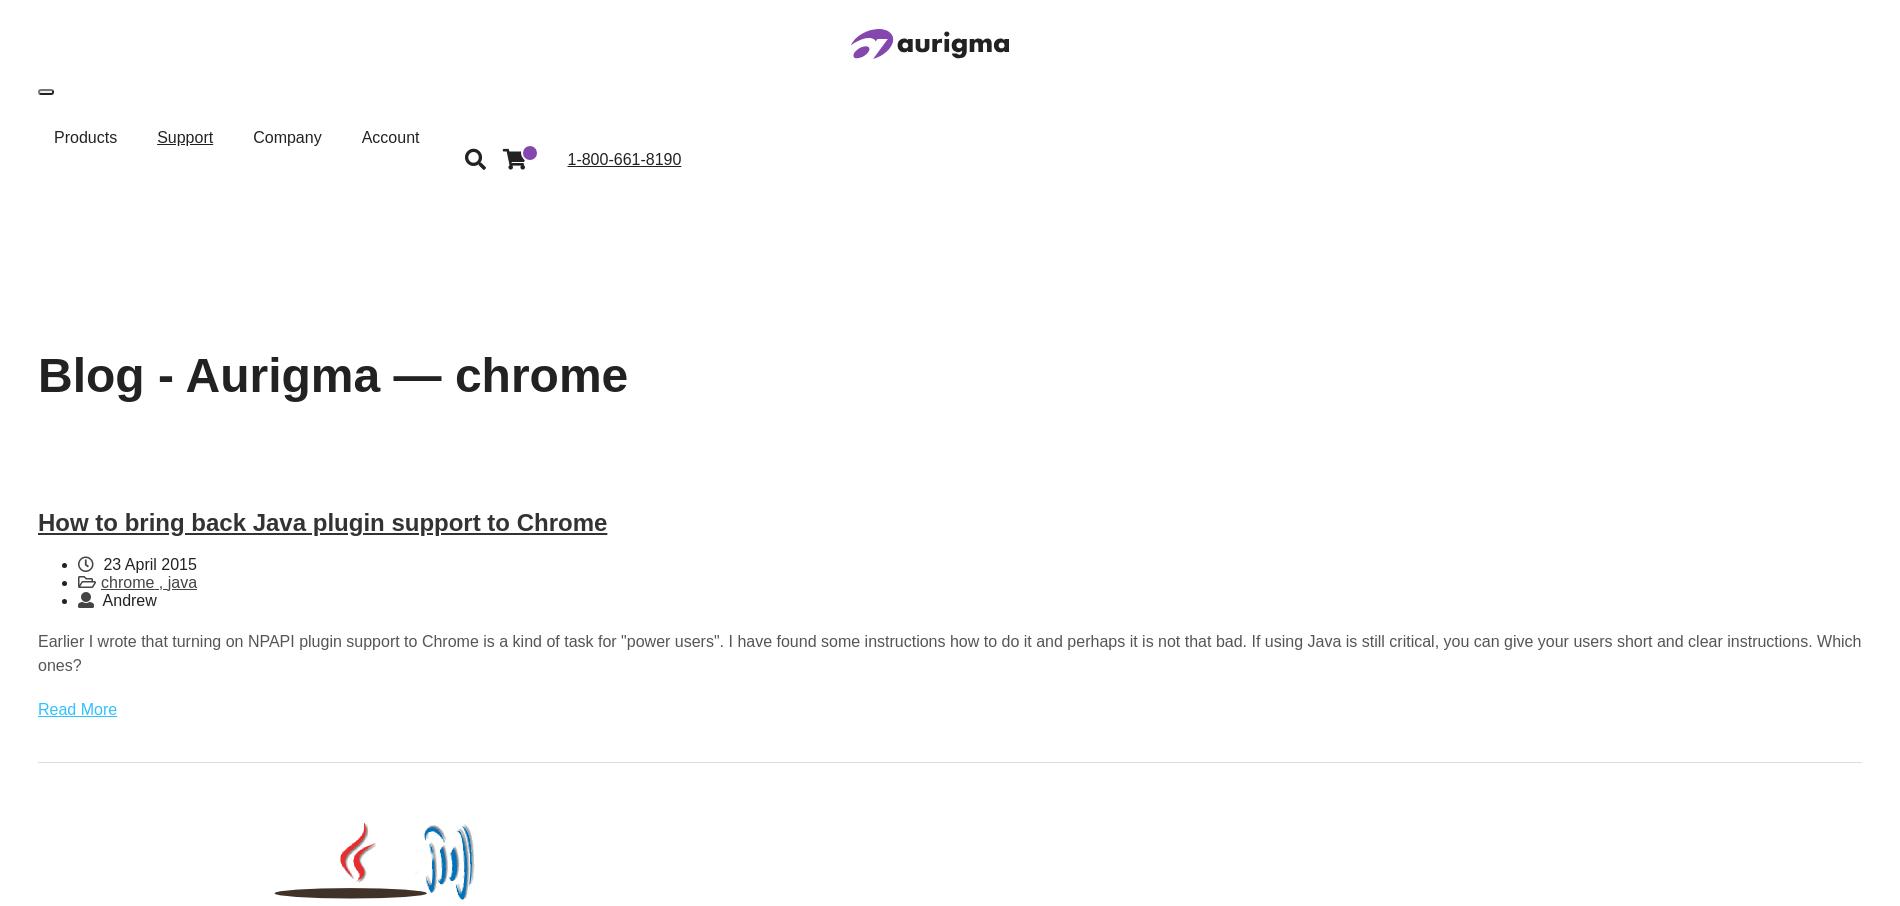 The height and width of the screenshot is (906, 1900). Describe the element at coordinates (389, 137) in the screenshot. I see `'Account'` at that location.